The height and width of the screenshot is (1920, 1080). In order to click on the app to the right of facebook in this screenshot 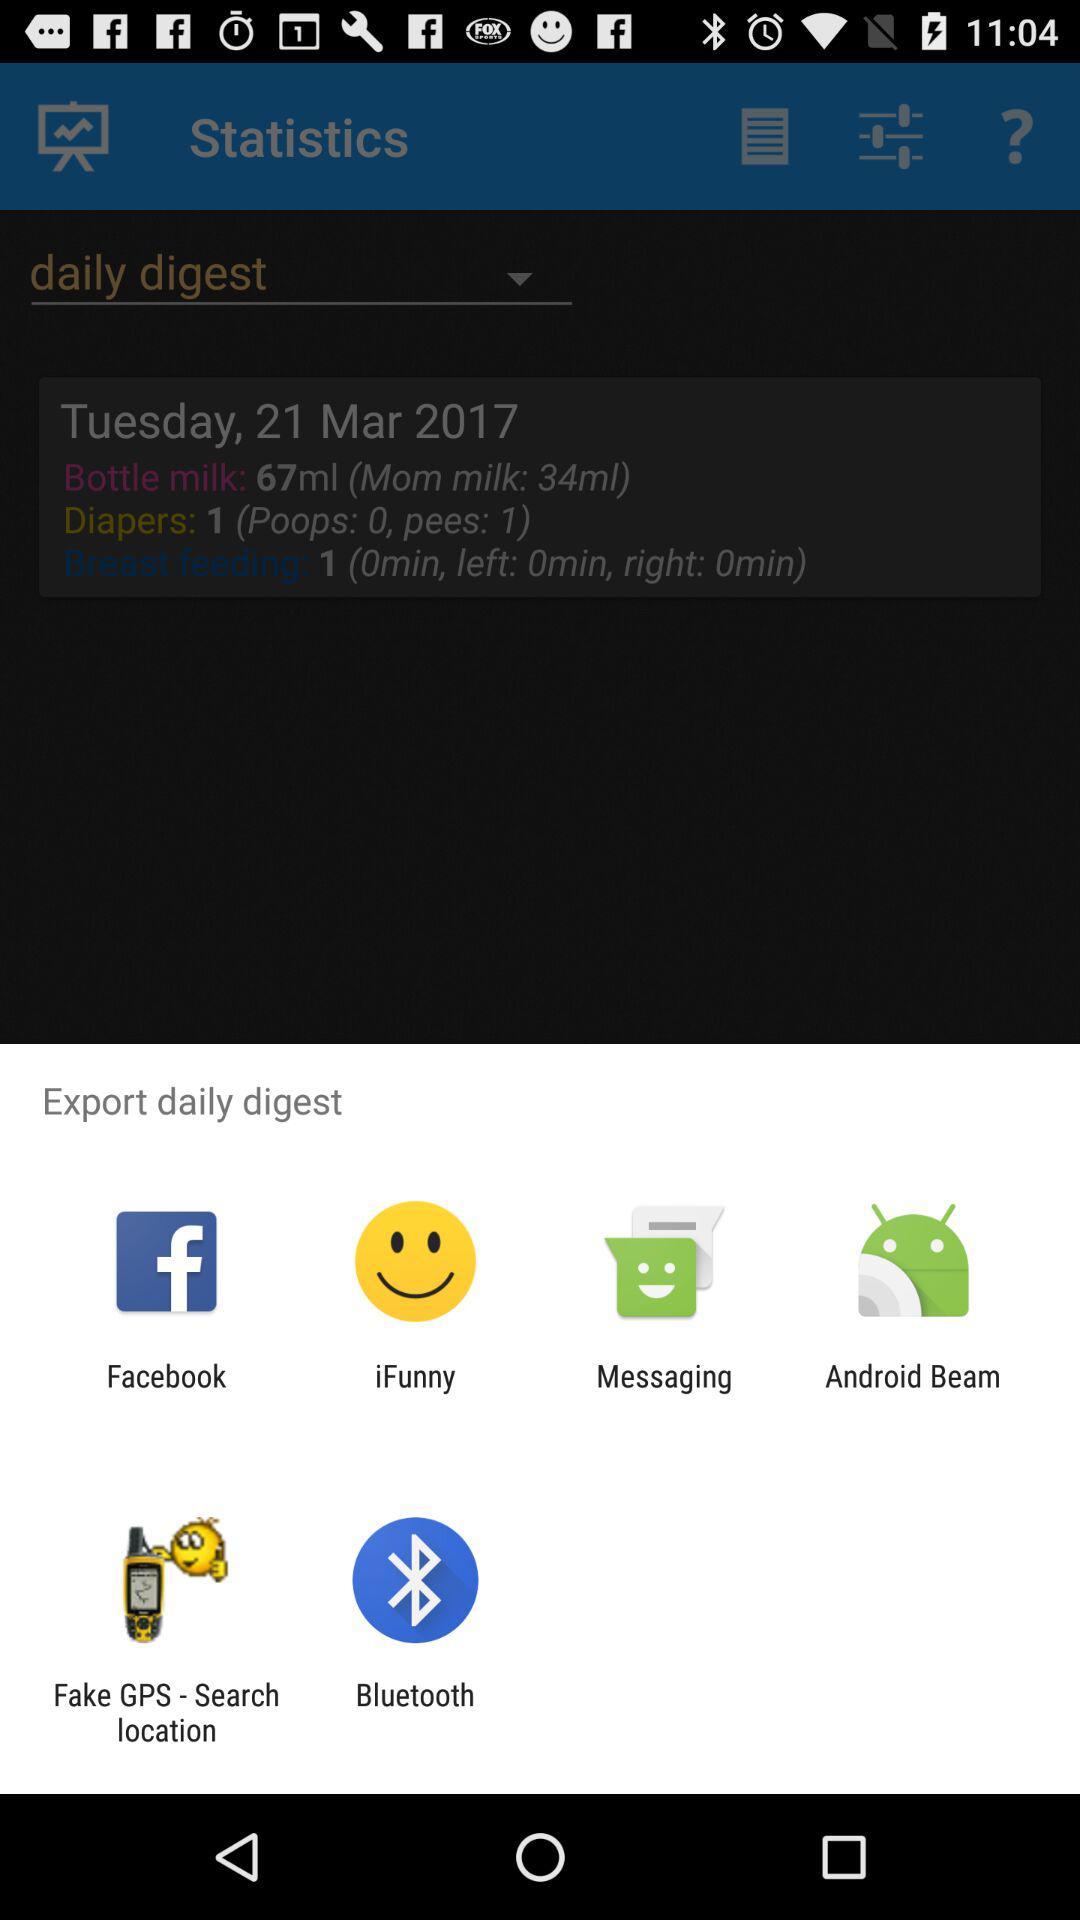, I will do `click(414, 1392)`.